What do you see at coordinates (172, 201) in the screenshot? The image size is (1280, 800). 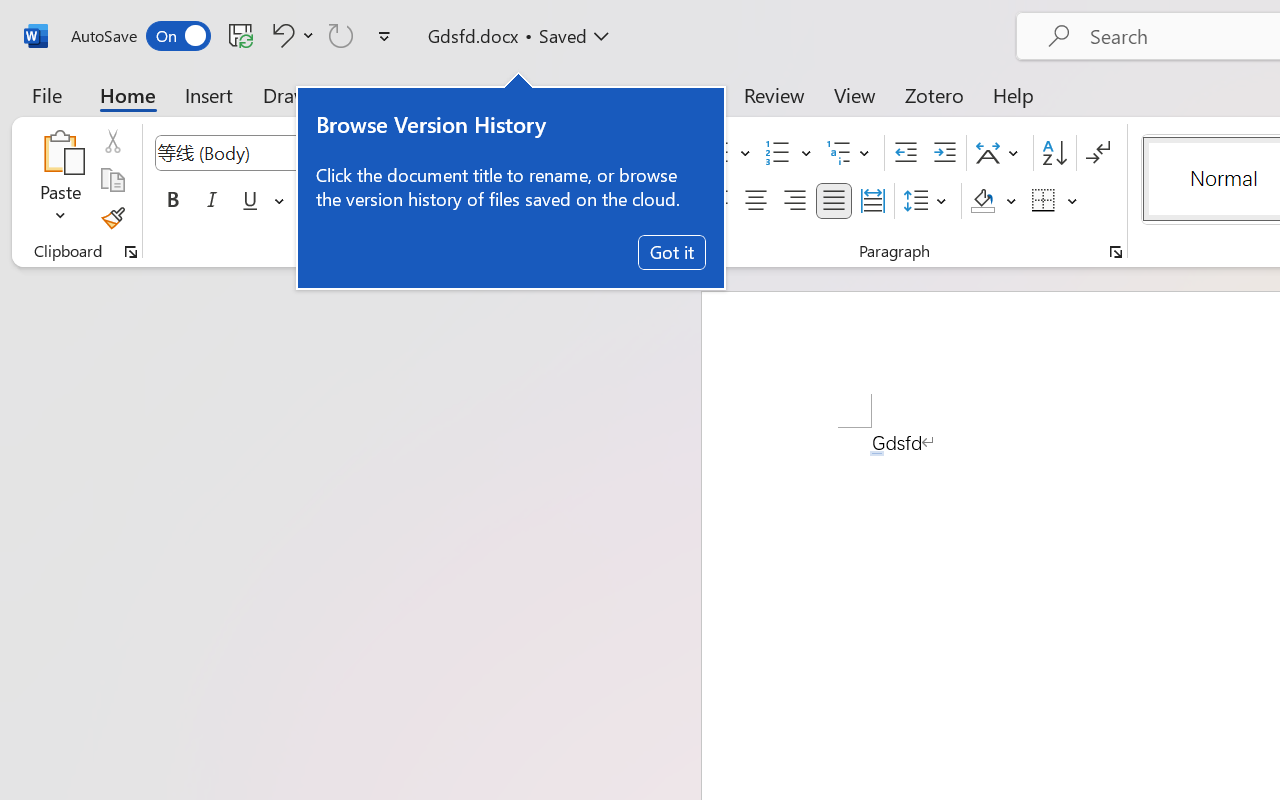 I see `'Bold'` at bounding box center [172, 201].